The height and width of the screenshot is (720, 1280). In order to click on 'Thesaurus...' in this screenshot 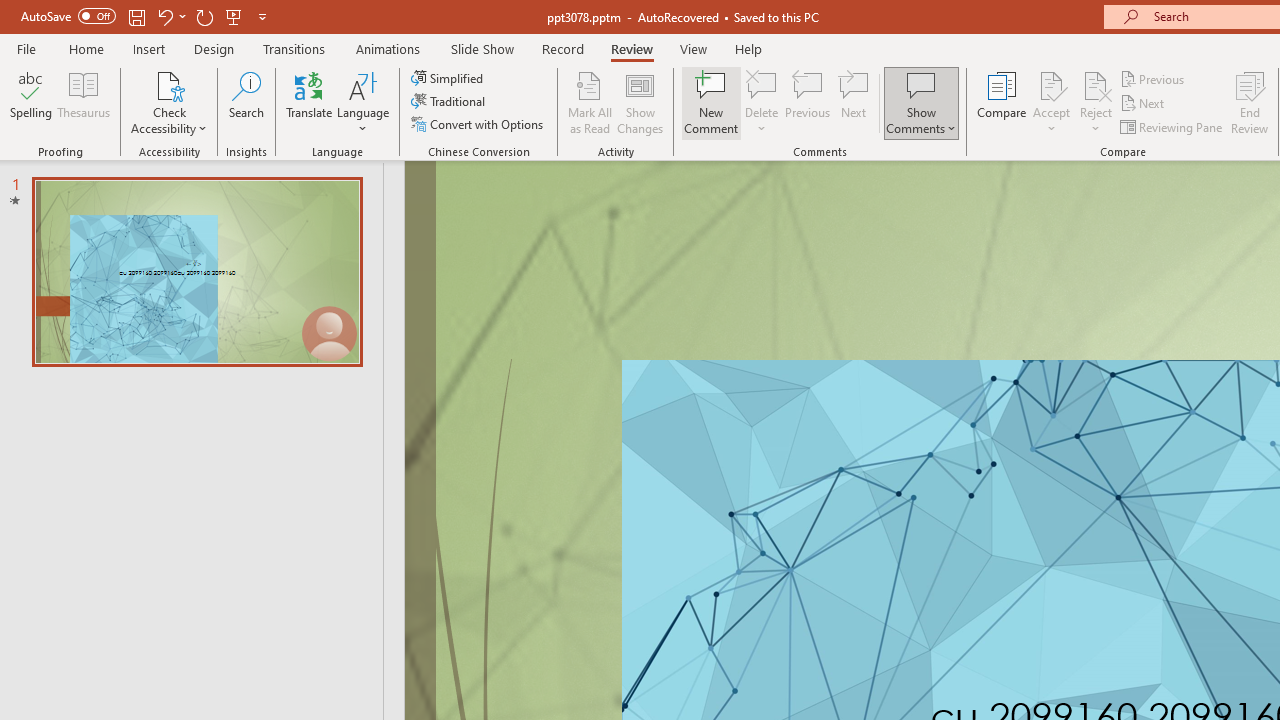, I will do `click(82, 103)`.